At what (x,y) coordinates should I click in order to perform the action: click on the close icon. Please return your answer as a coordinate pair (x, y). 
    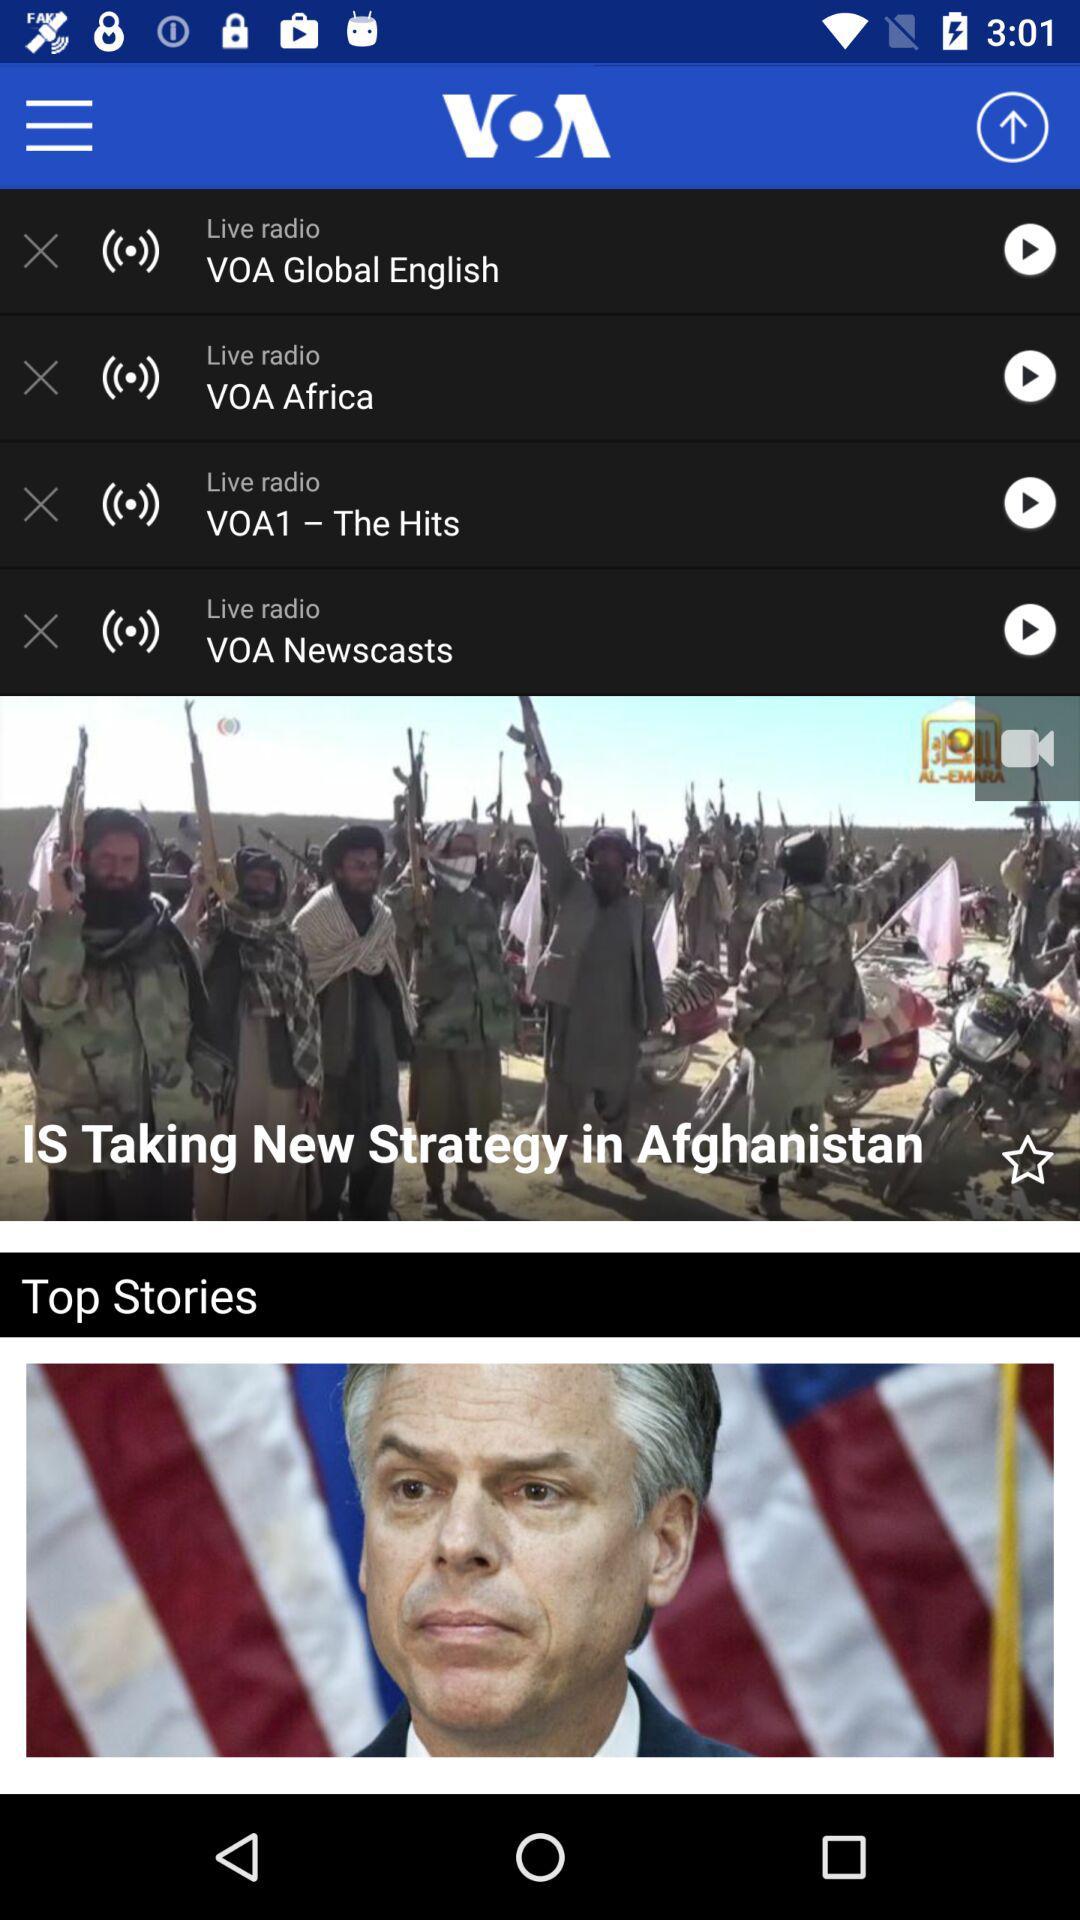
    Looking at the image, I should click on (50, 504).